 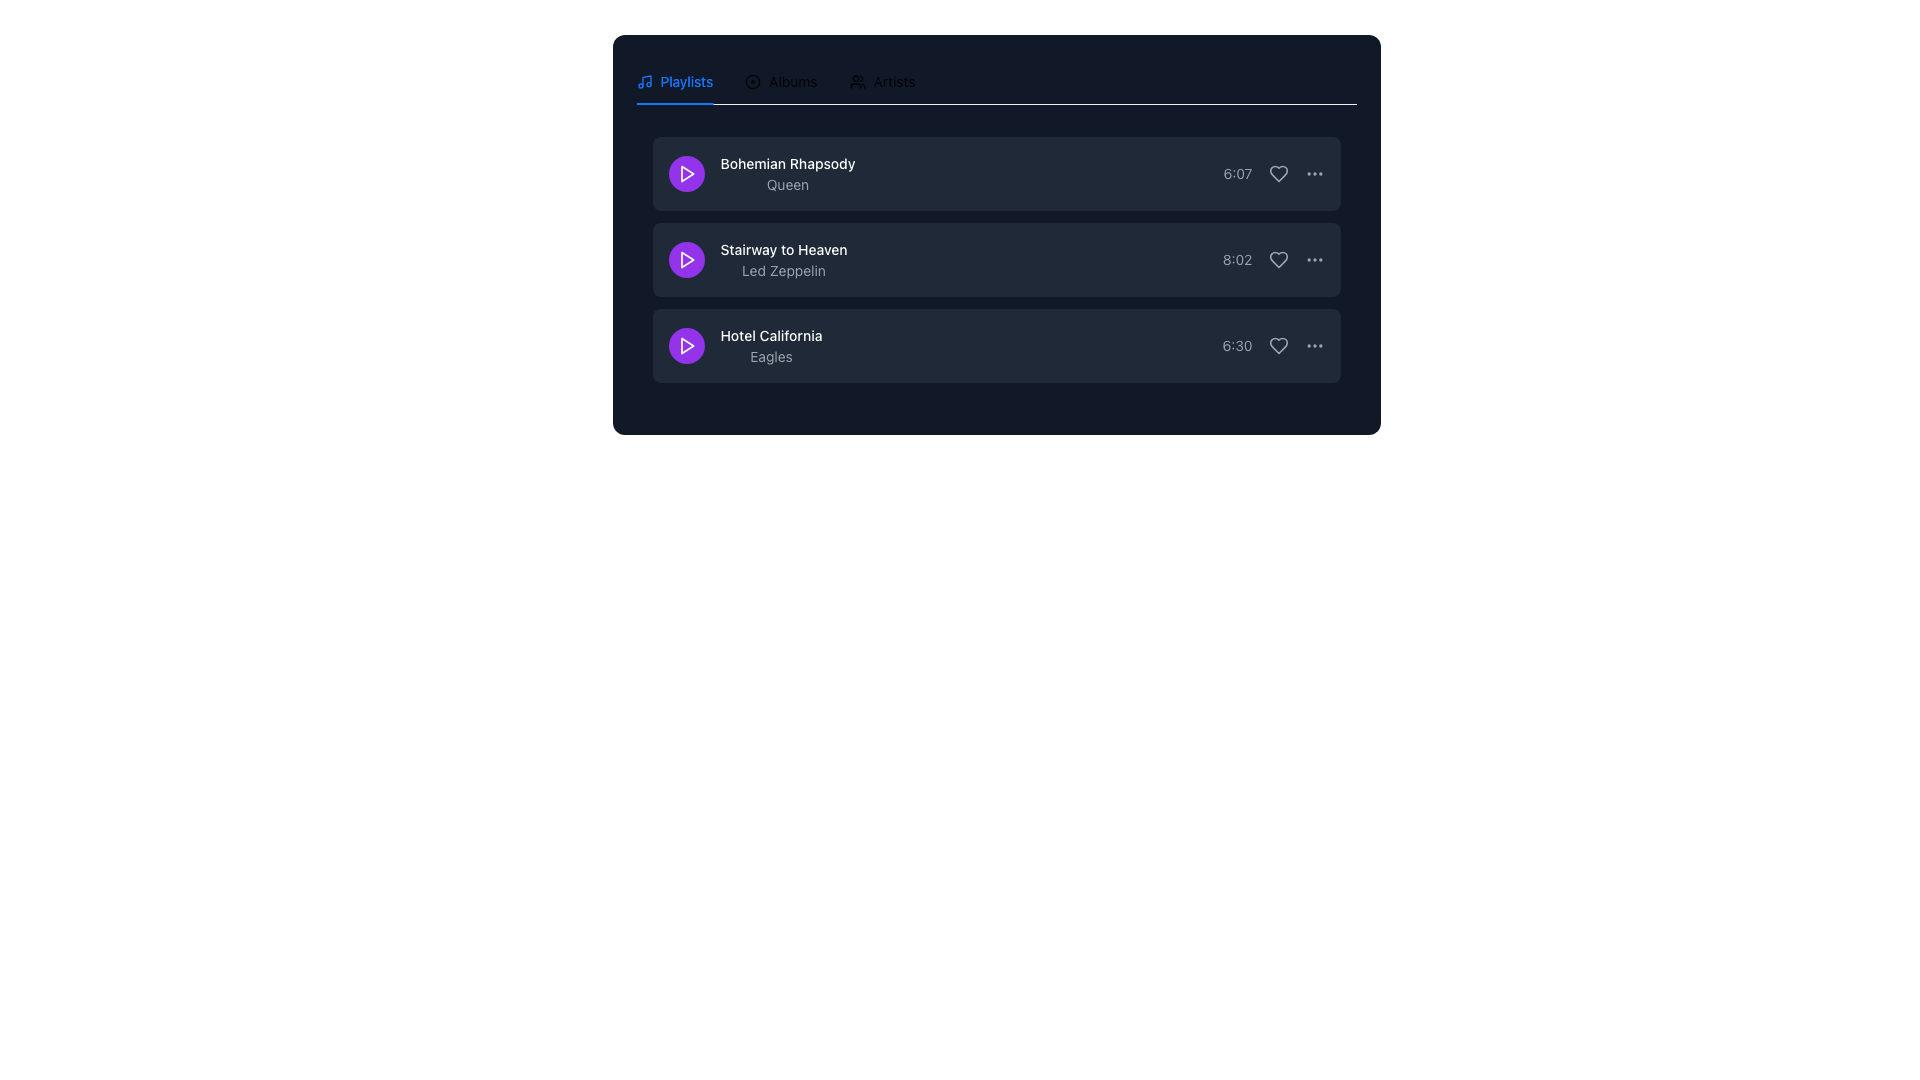 I want to click on the 'Albums' navigation tab, which is the second tab in a series of three, positioned between 'Playlists' and 'Artists', so click(x=780, y=80).